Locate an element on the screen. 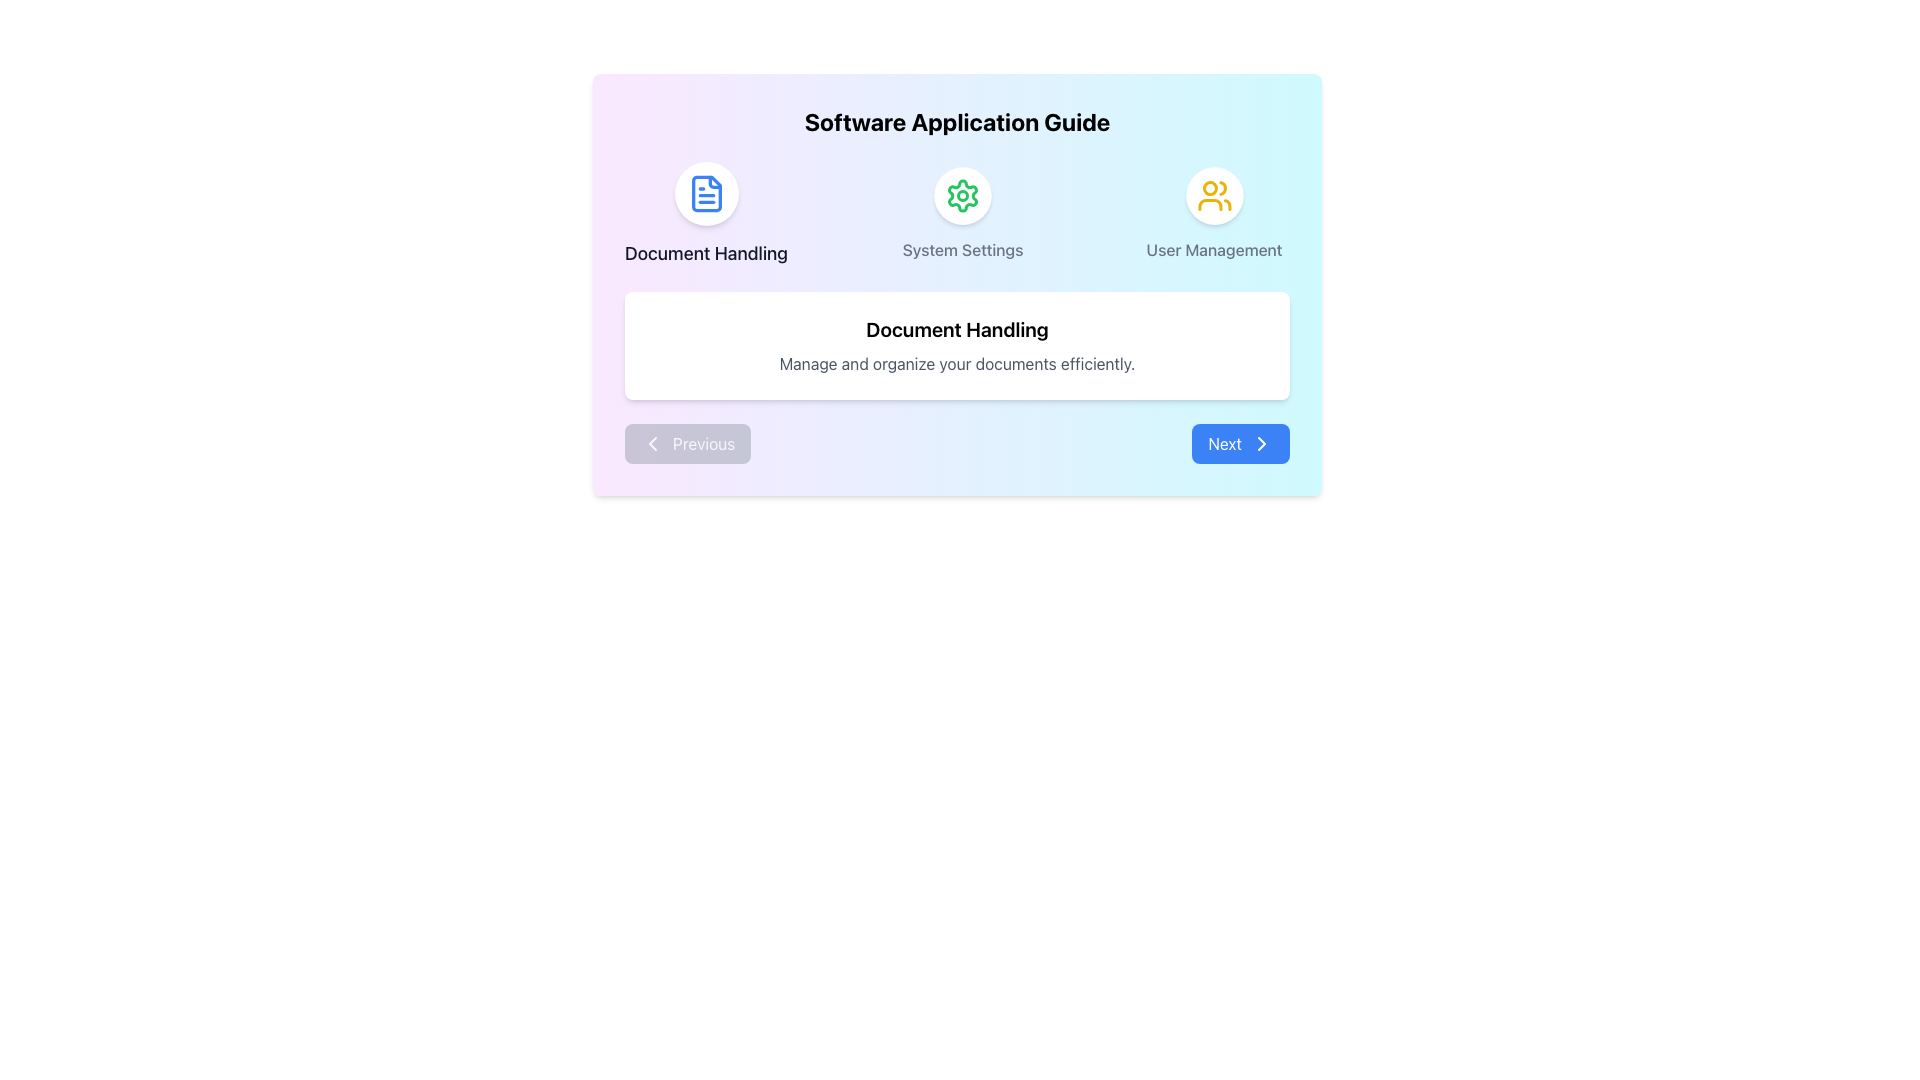  the 'System Settings' graphical icon is located at coordinates (963, 196).